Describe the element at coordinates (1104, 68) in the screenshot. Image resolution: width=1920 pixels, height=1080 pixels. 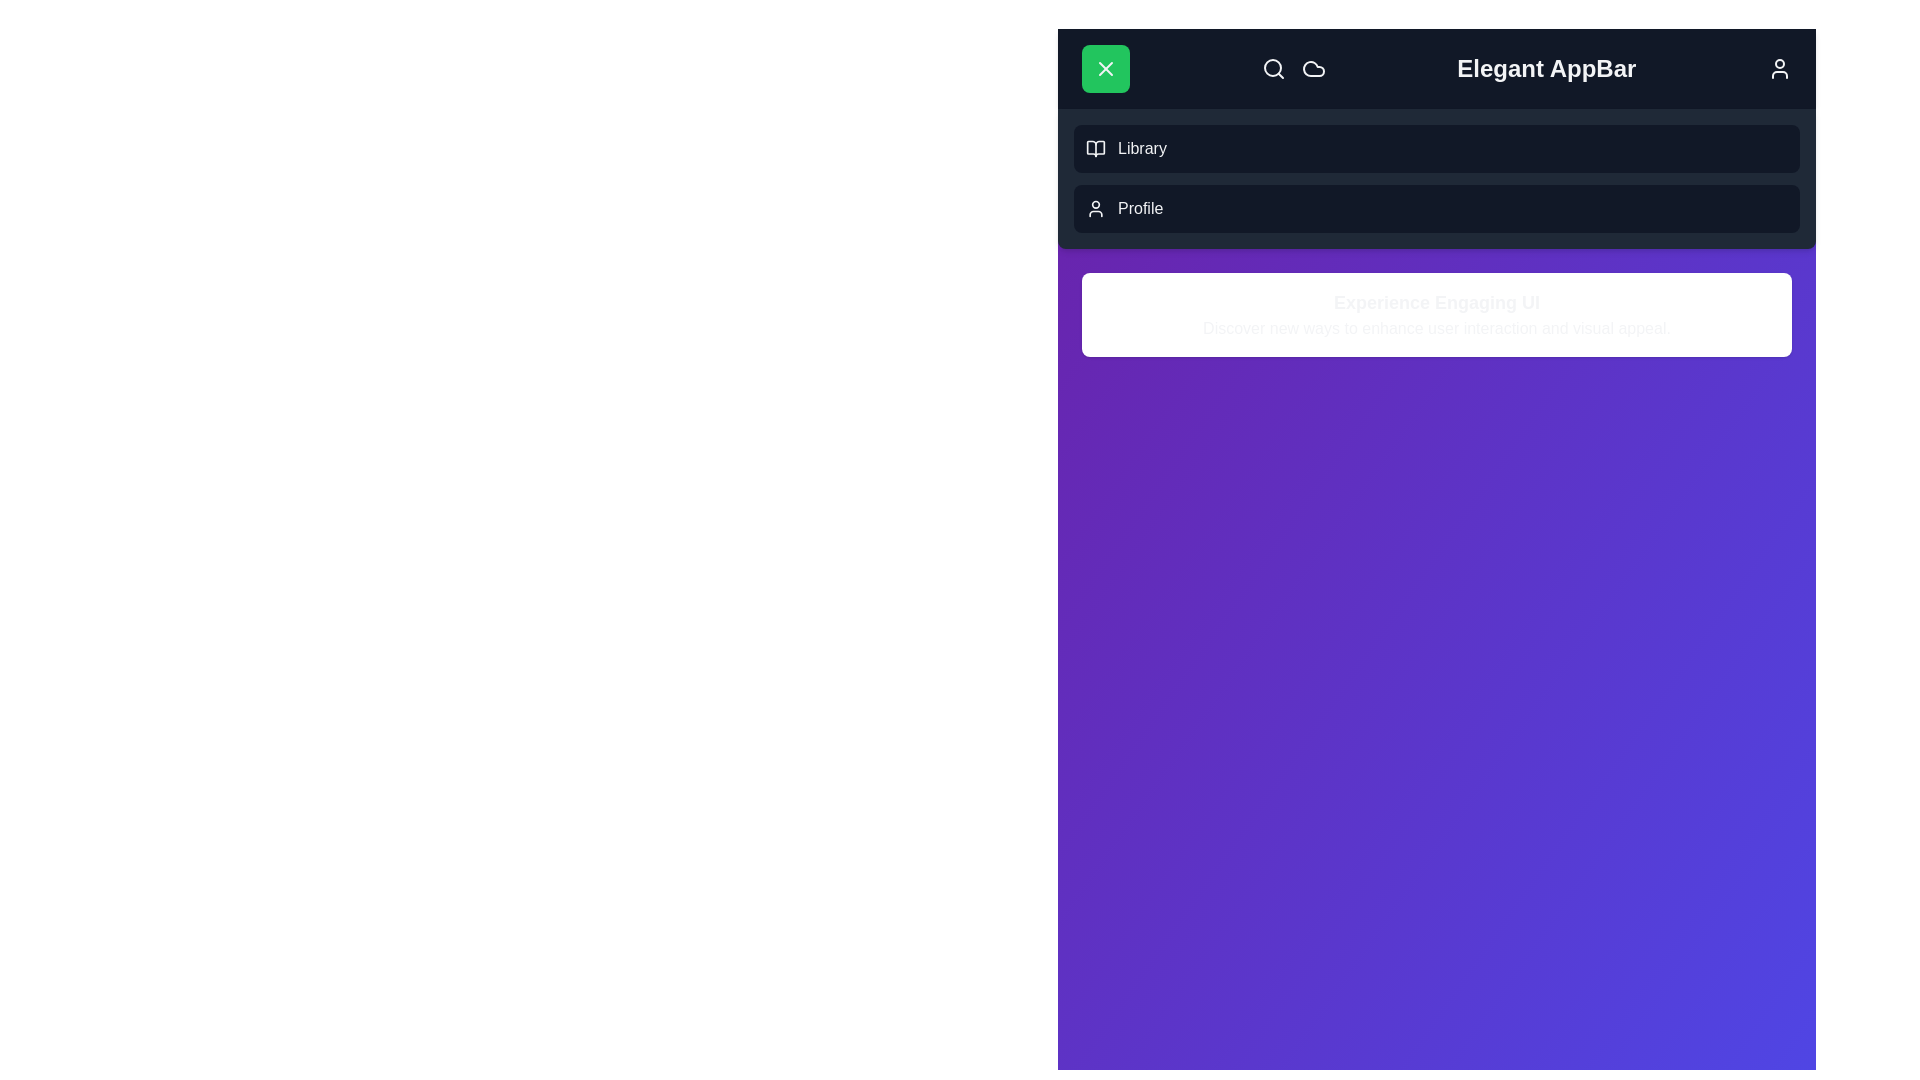
I see `green button to toggle the menu visibility` at that location.